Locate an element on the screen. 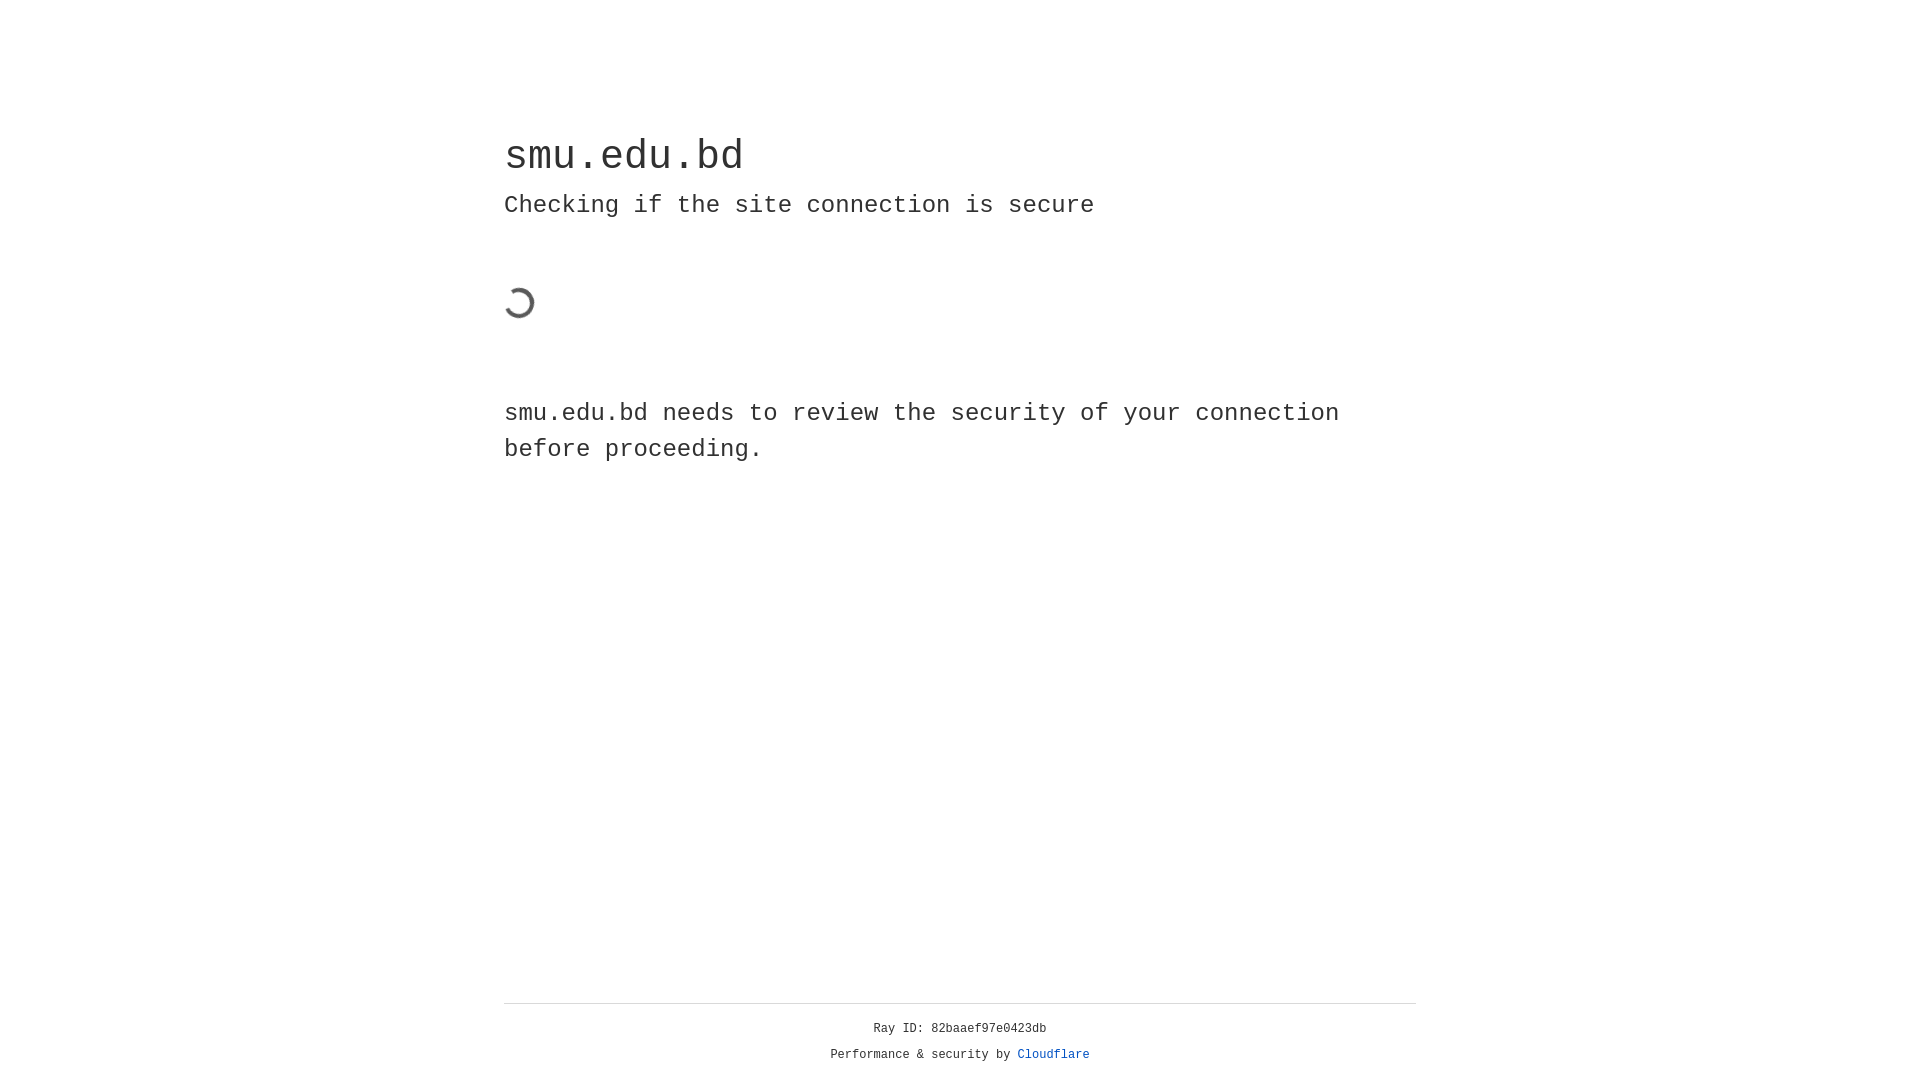 The width and height of the screenshot is (1920, 1080). 'Cloudflare' is located at coordinates (1053, 1054).